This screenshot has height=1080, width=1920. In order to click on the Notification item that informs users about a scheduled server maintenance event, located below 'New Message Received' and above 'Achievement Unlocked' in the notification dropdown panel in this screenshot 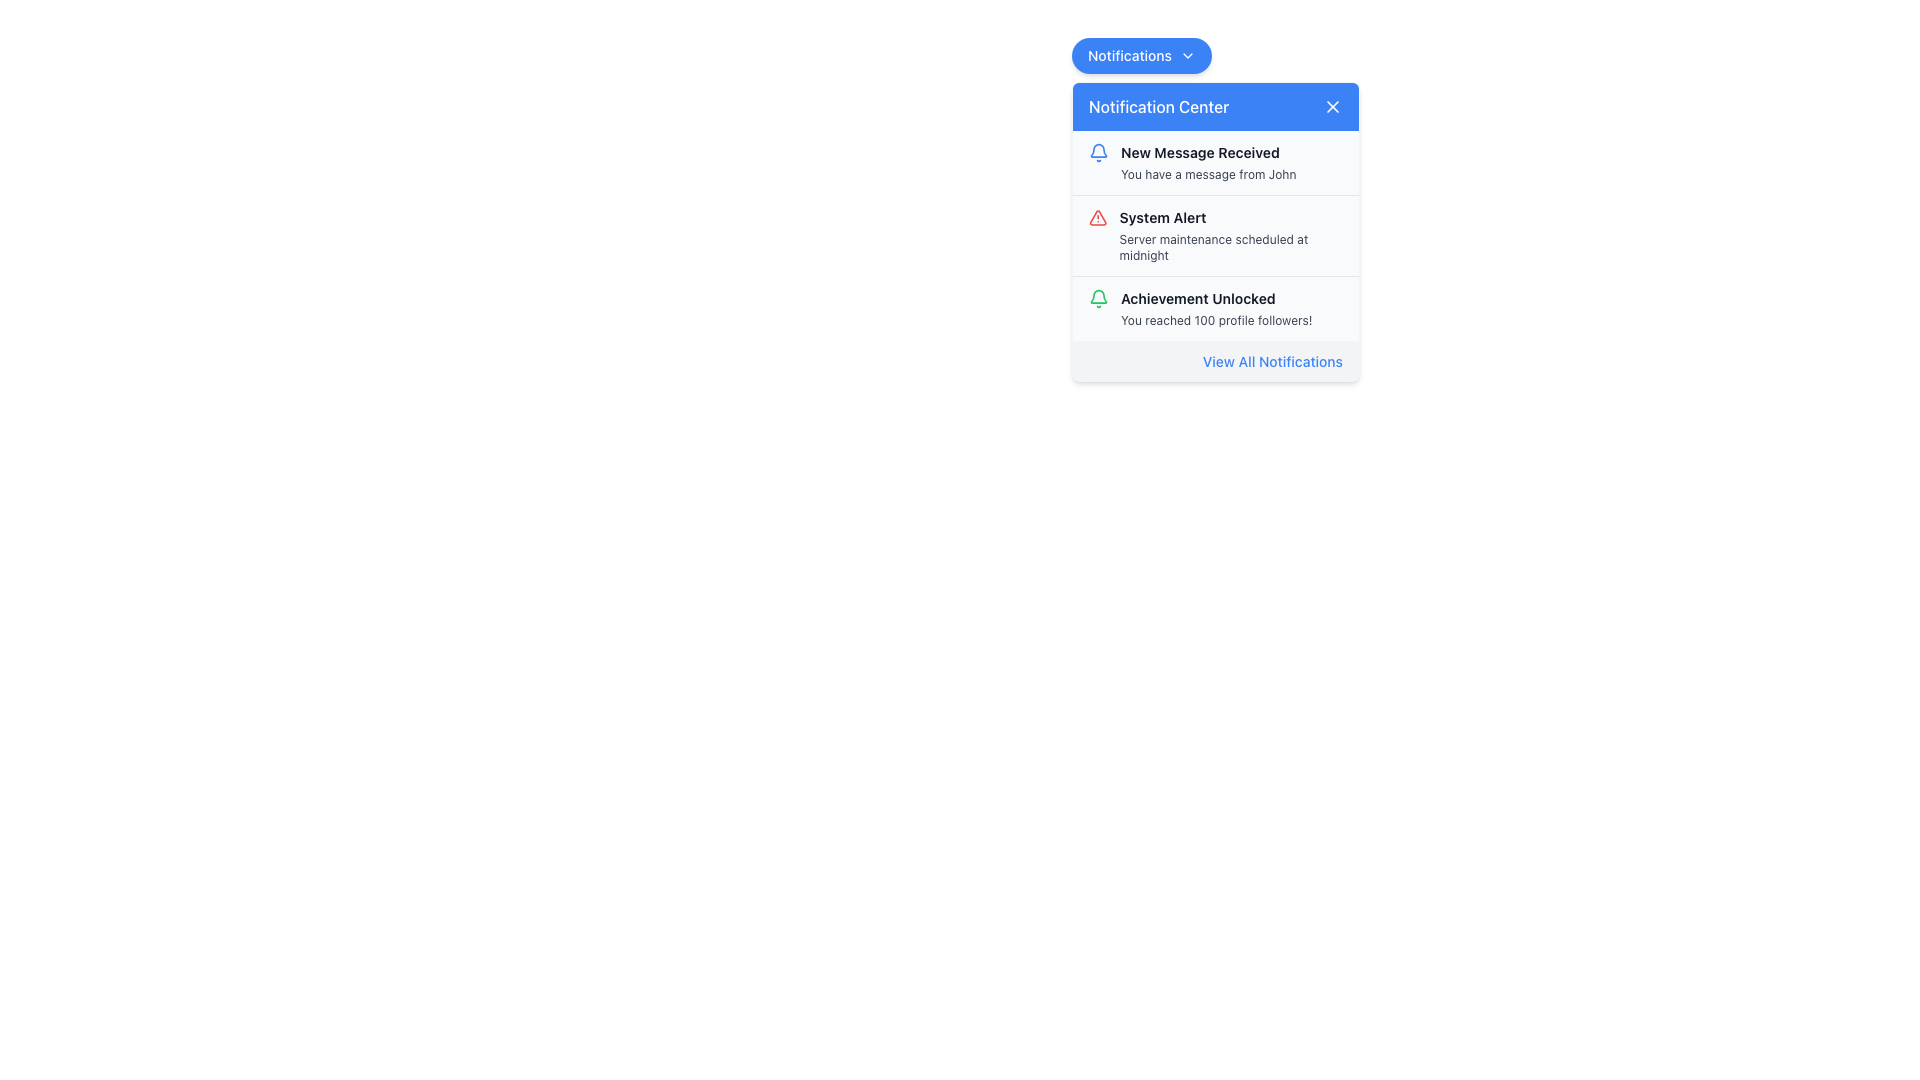, I will do `click(1214, 230)`.